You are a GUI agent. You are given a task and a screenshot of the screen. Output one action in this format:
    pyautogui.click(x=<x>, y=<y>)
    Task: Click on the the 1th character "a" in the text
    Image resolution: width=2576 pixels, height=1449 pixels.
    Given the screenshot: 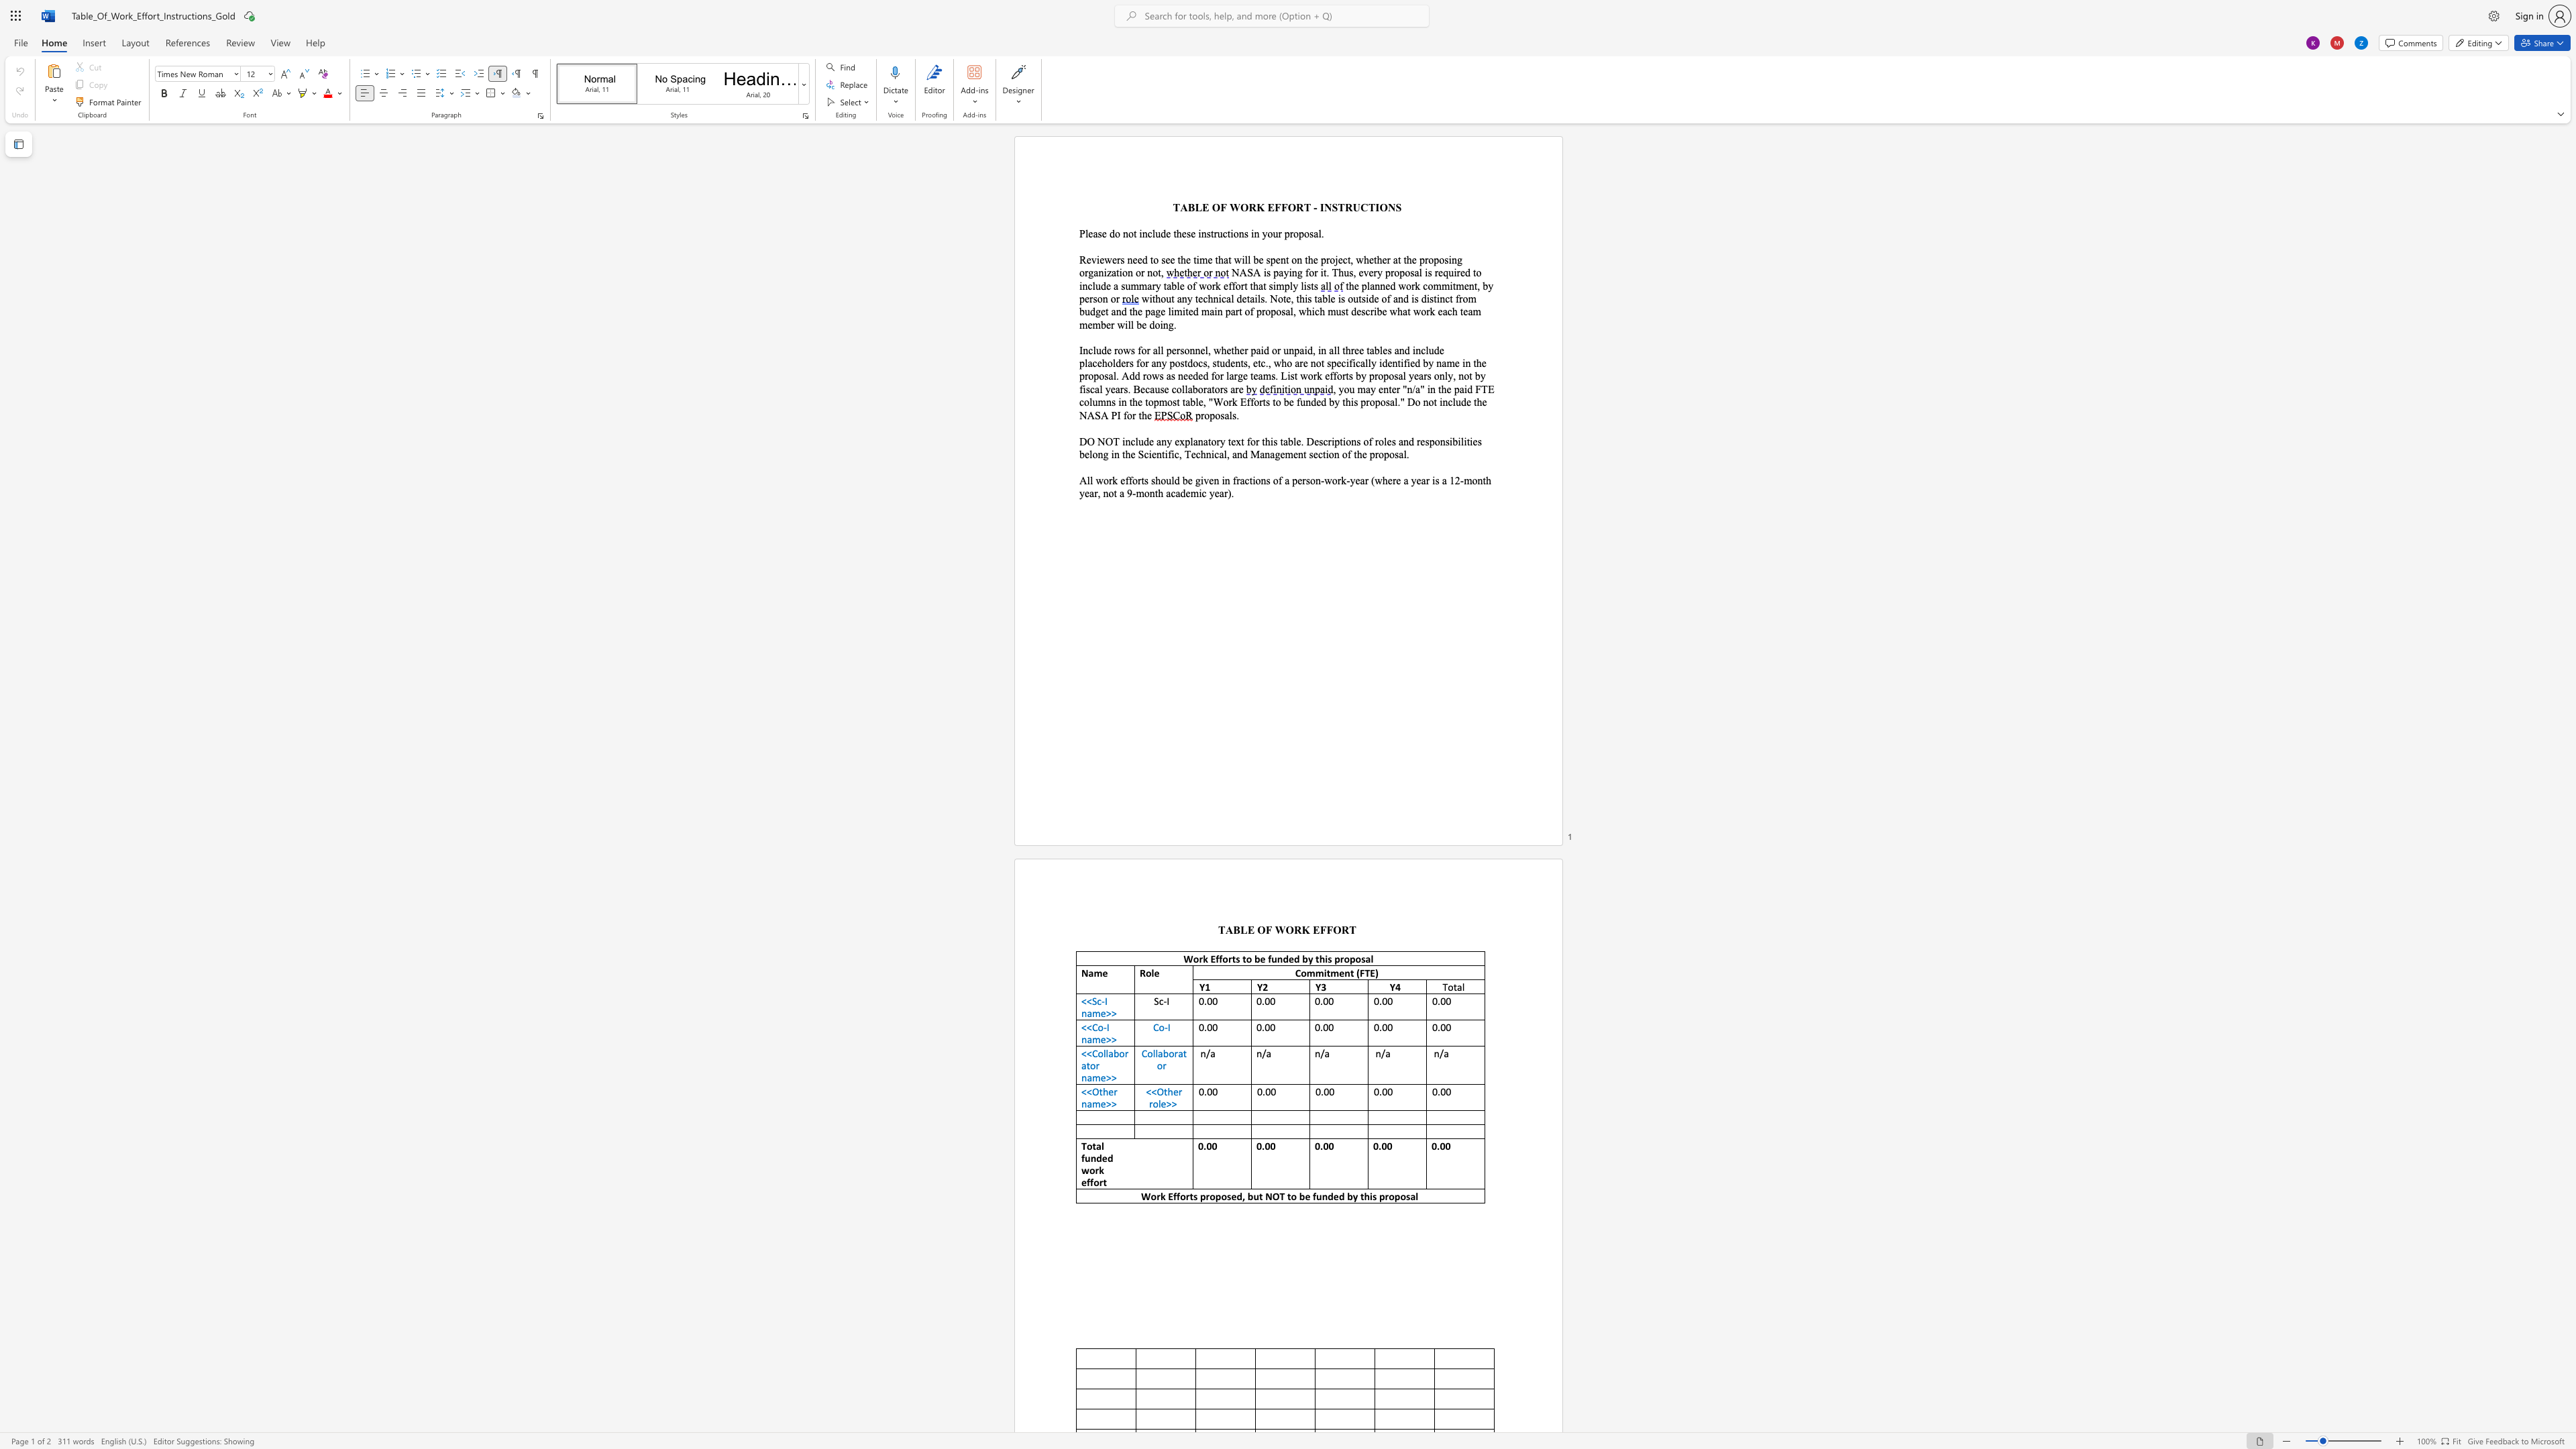 What is the action you would take?
    pyautogui.click(x=1280, y=271)
    